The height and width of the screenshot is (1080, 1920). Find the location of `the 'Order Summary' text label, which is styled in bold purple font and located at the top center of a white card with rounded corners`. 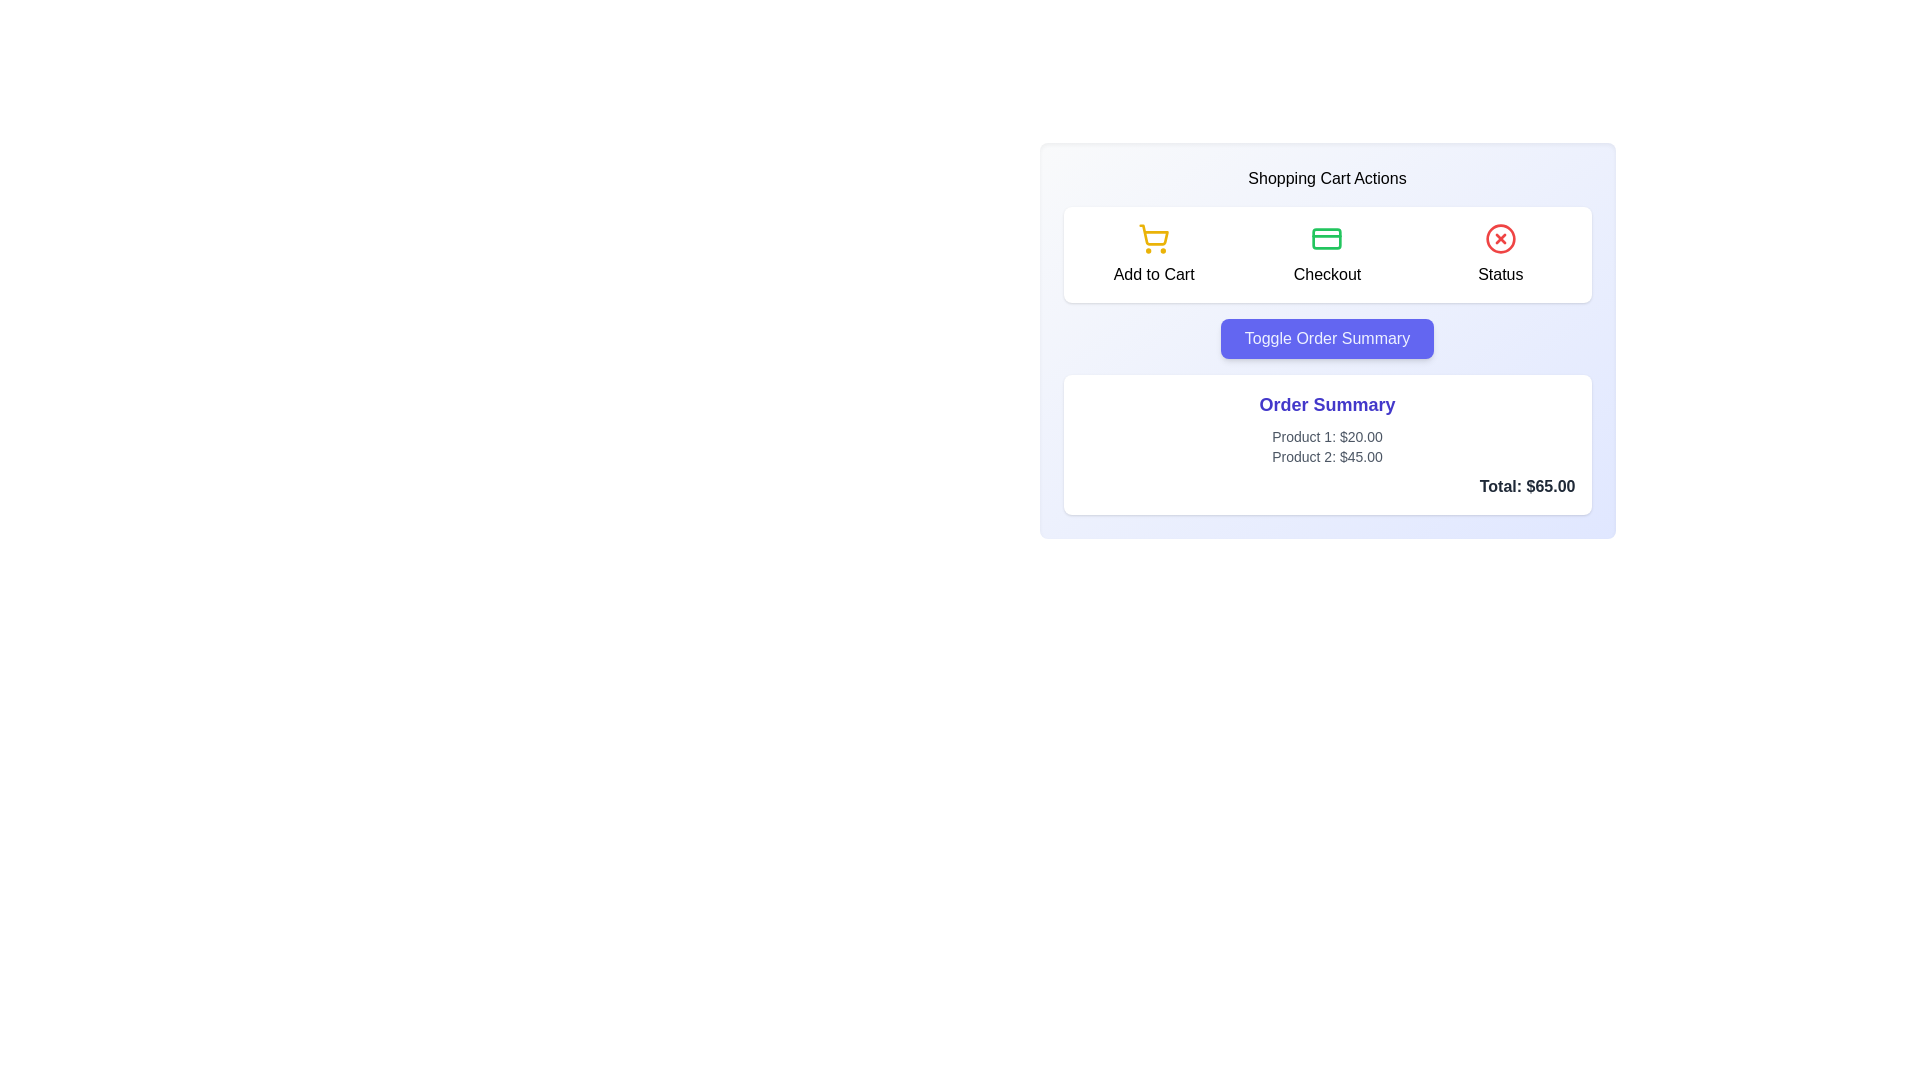

the 'Order Summary' text label, which is styled in bold purple font and located at the top center of a white card with rounded corners is located at coordinates (1327, 405).